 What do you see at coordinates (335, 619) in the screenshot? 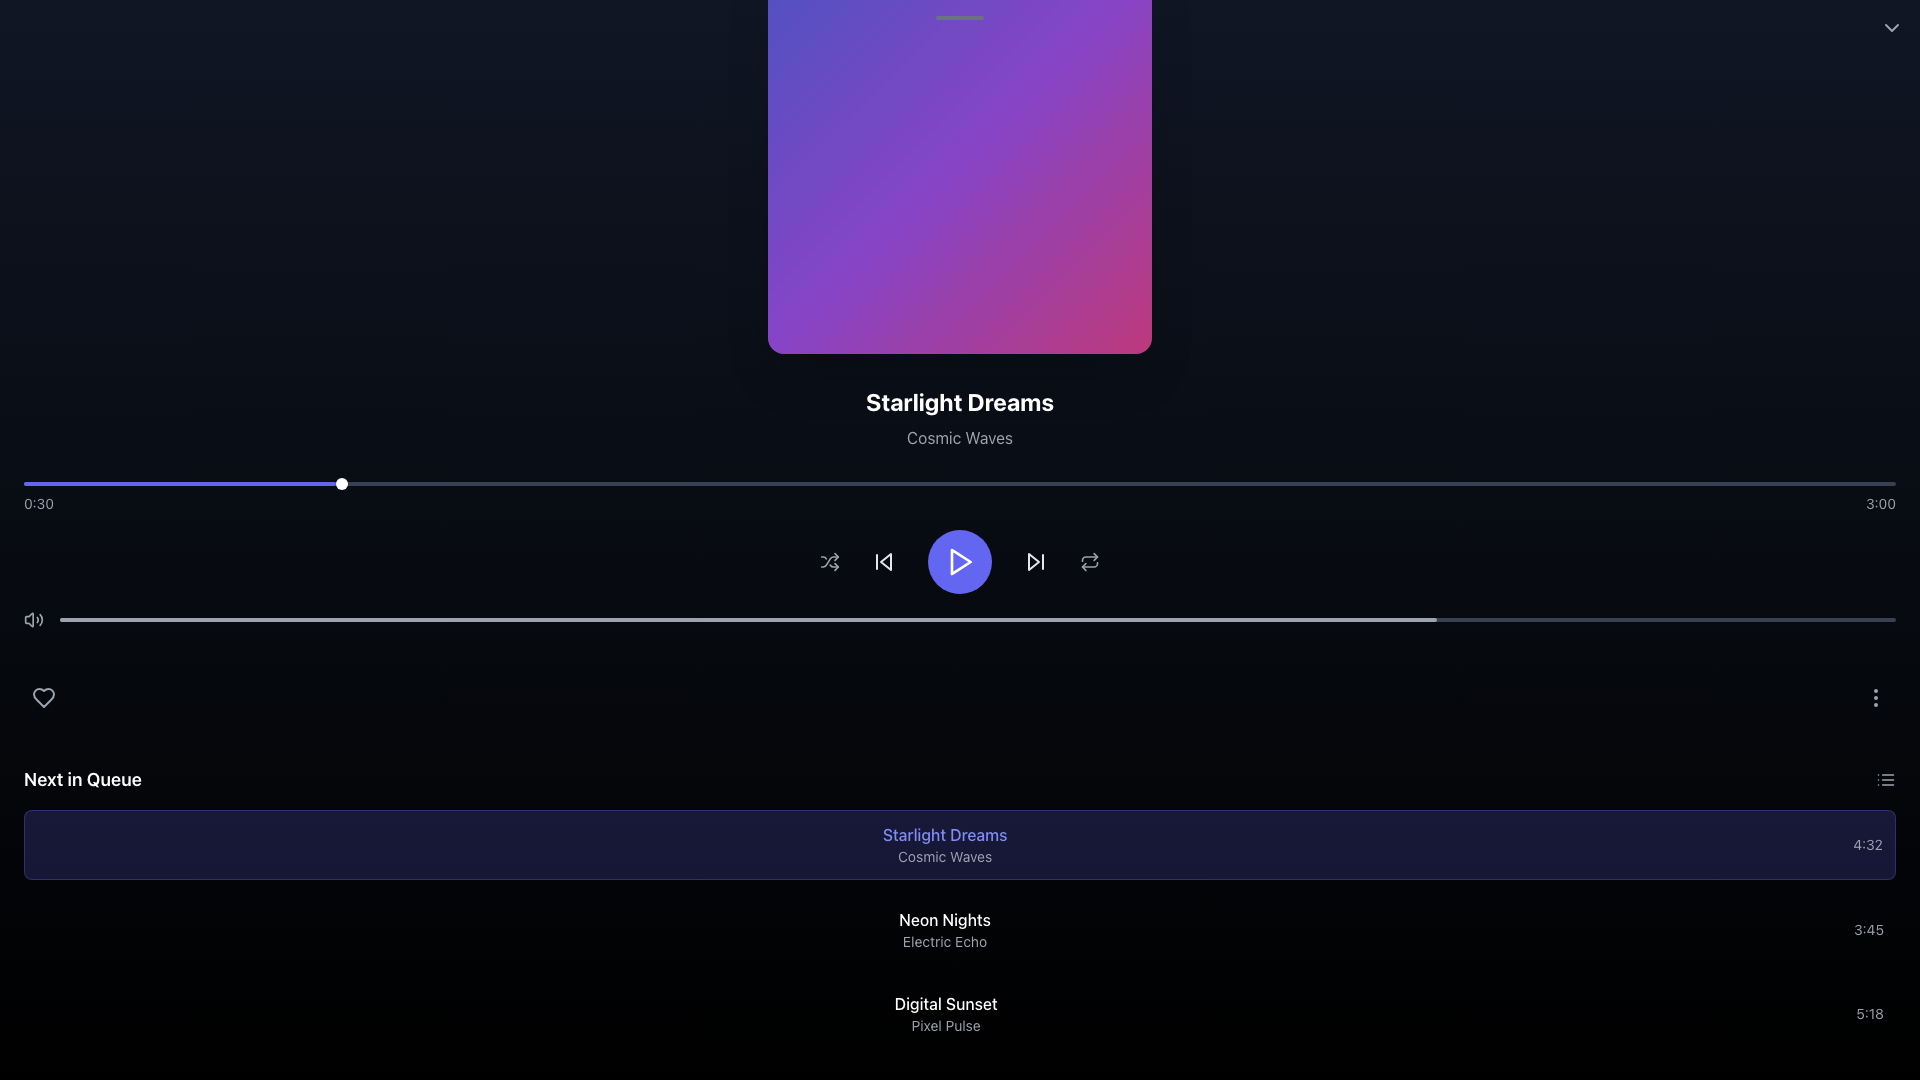
I see `the playback progress` at bounding box center [335, 619].